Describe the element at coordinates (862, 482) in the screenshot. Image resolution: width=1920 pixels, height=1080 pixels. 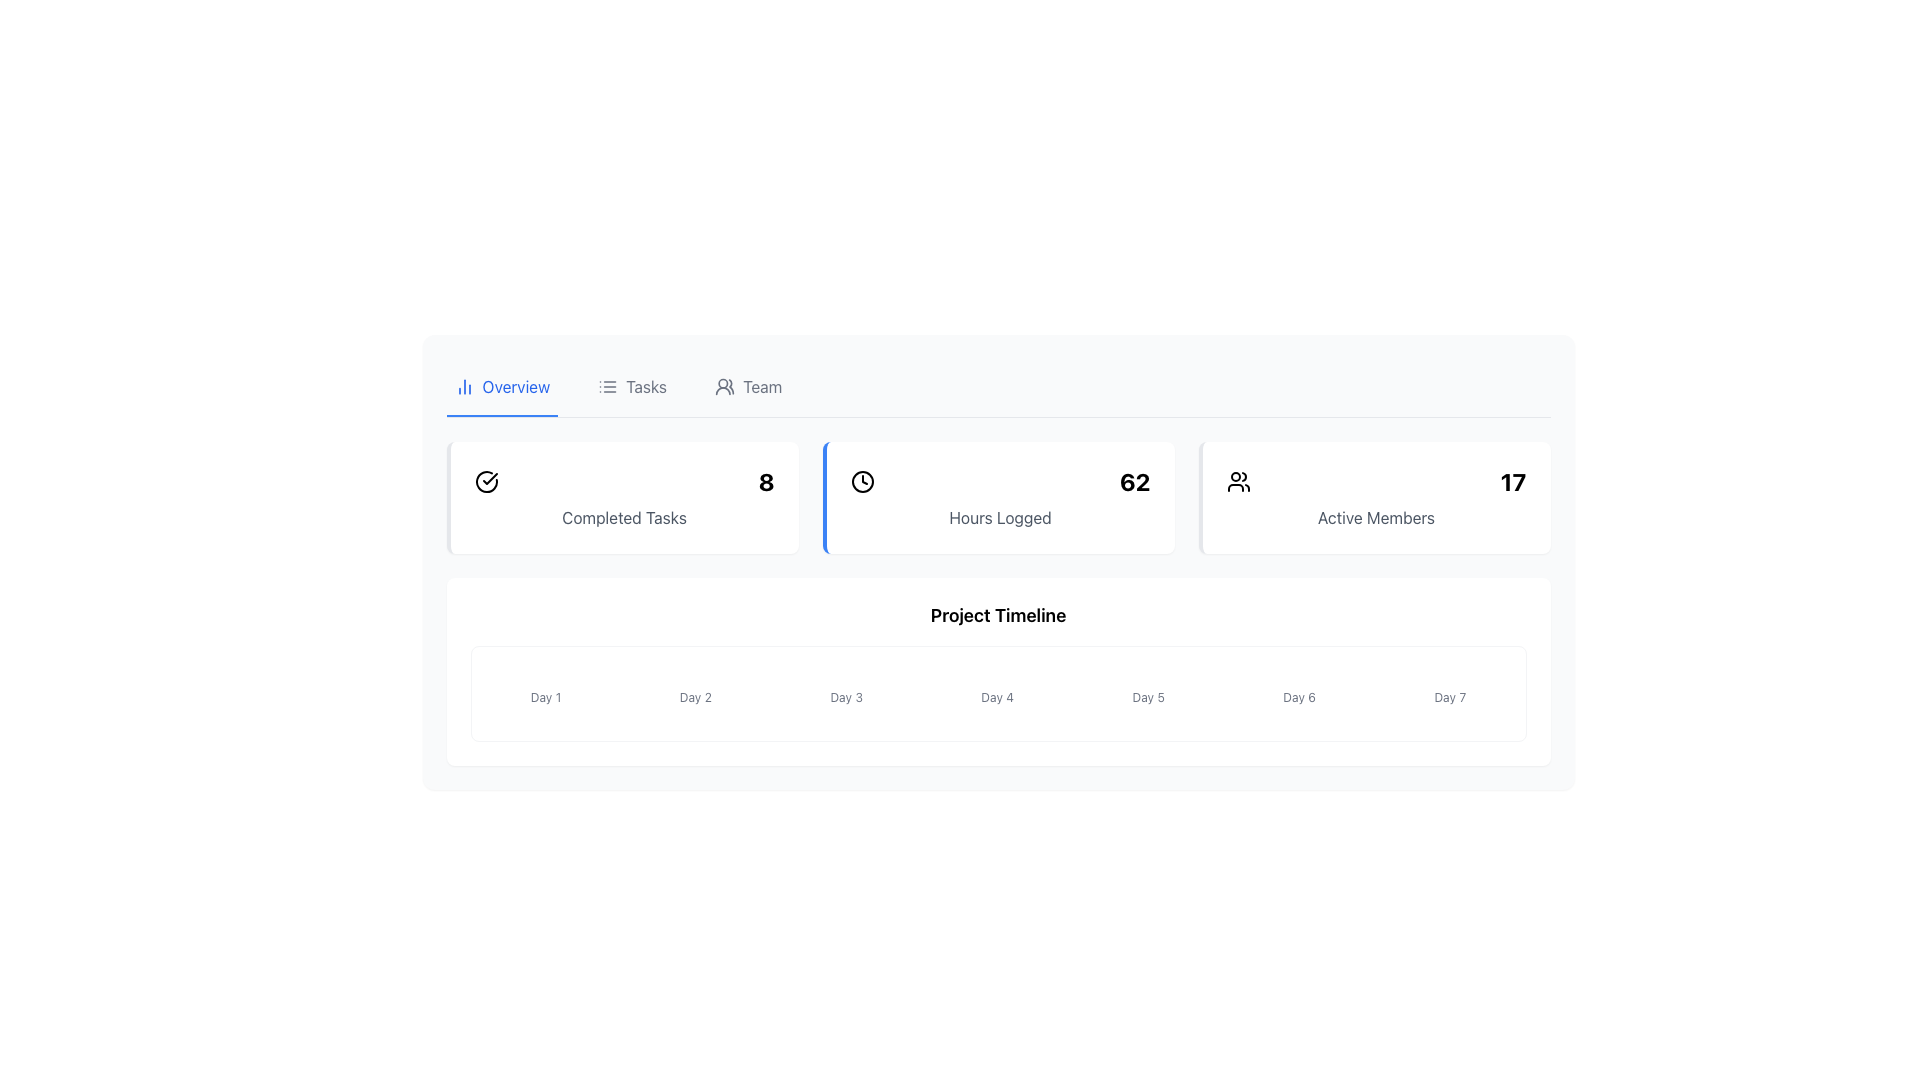
I see `the circular component of the clock icon in the 'Hours Logged' section, which visually represents the clock's dial` at that location.